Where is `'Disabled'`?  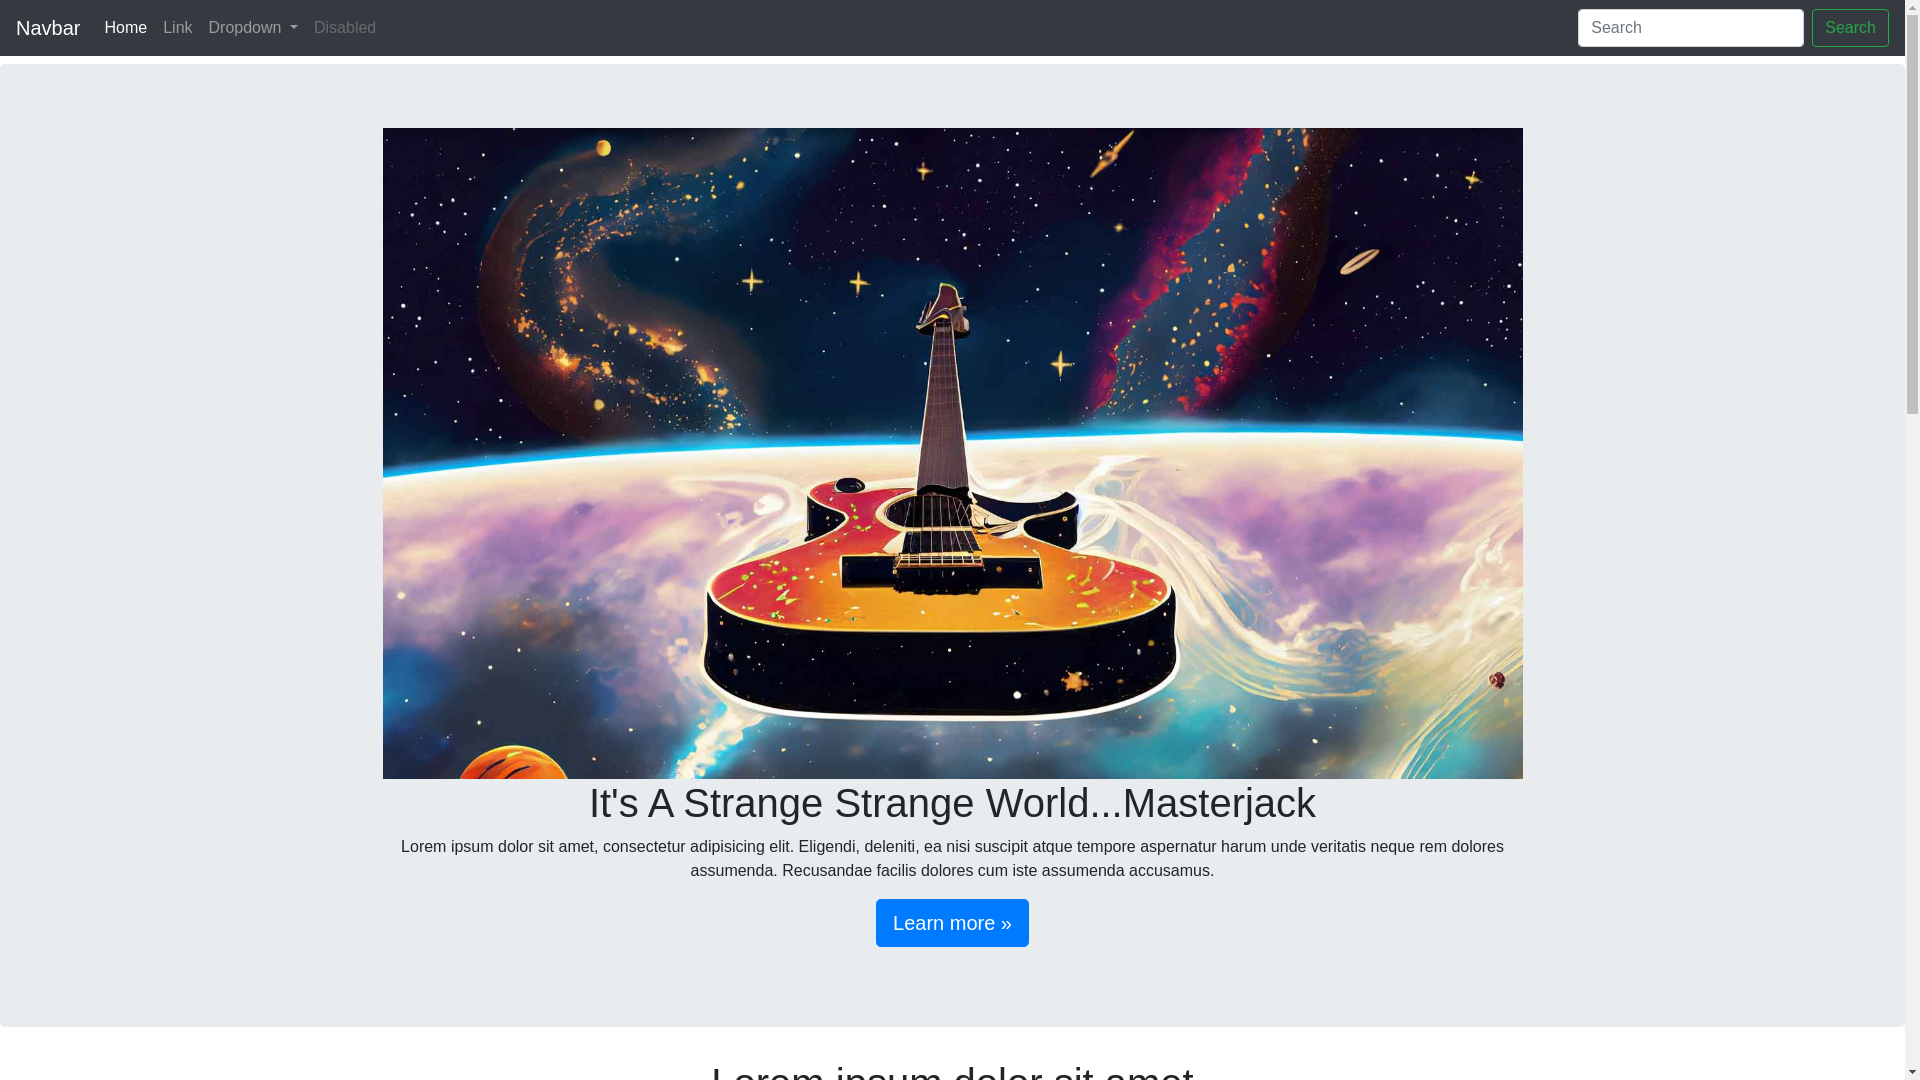
'Disabled' is located at coordinates (345, 27).